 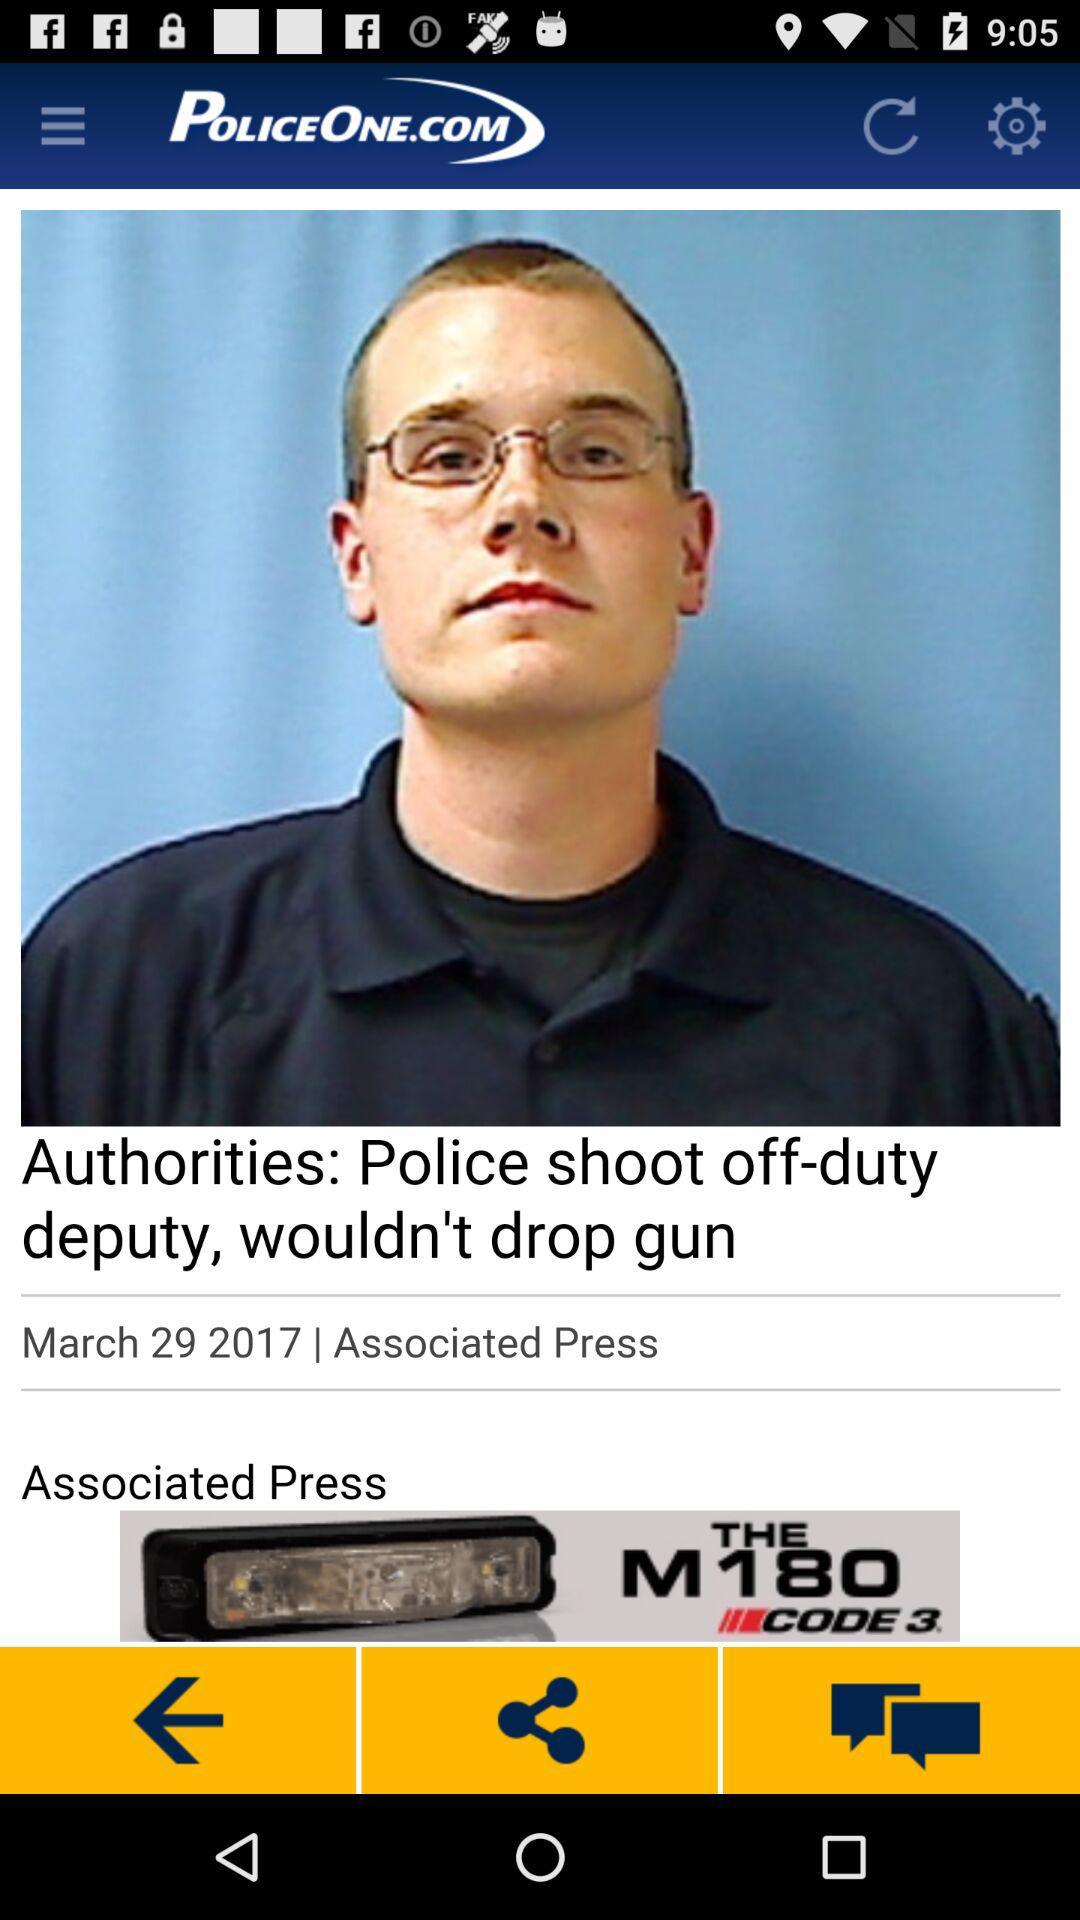 I want to click on search, so click(x=61, y=124).